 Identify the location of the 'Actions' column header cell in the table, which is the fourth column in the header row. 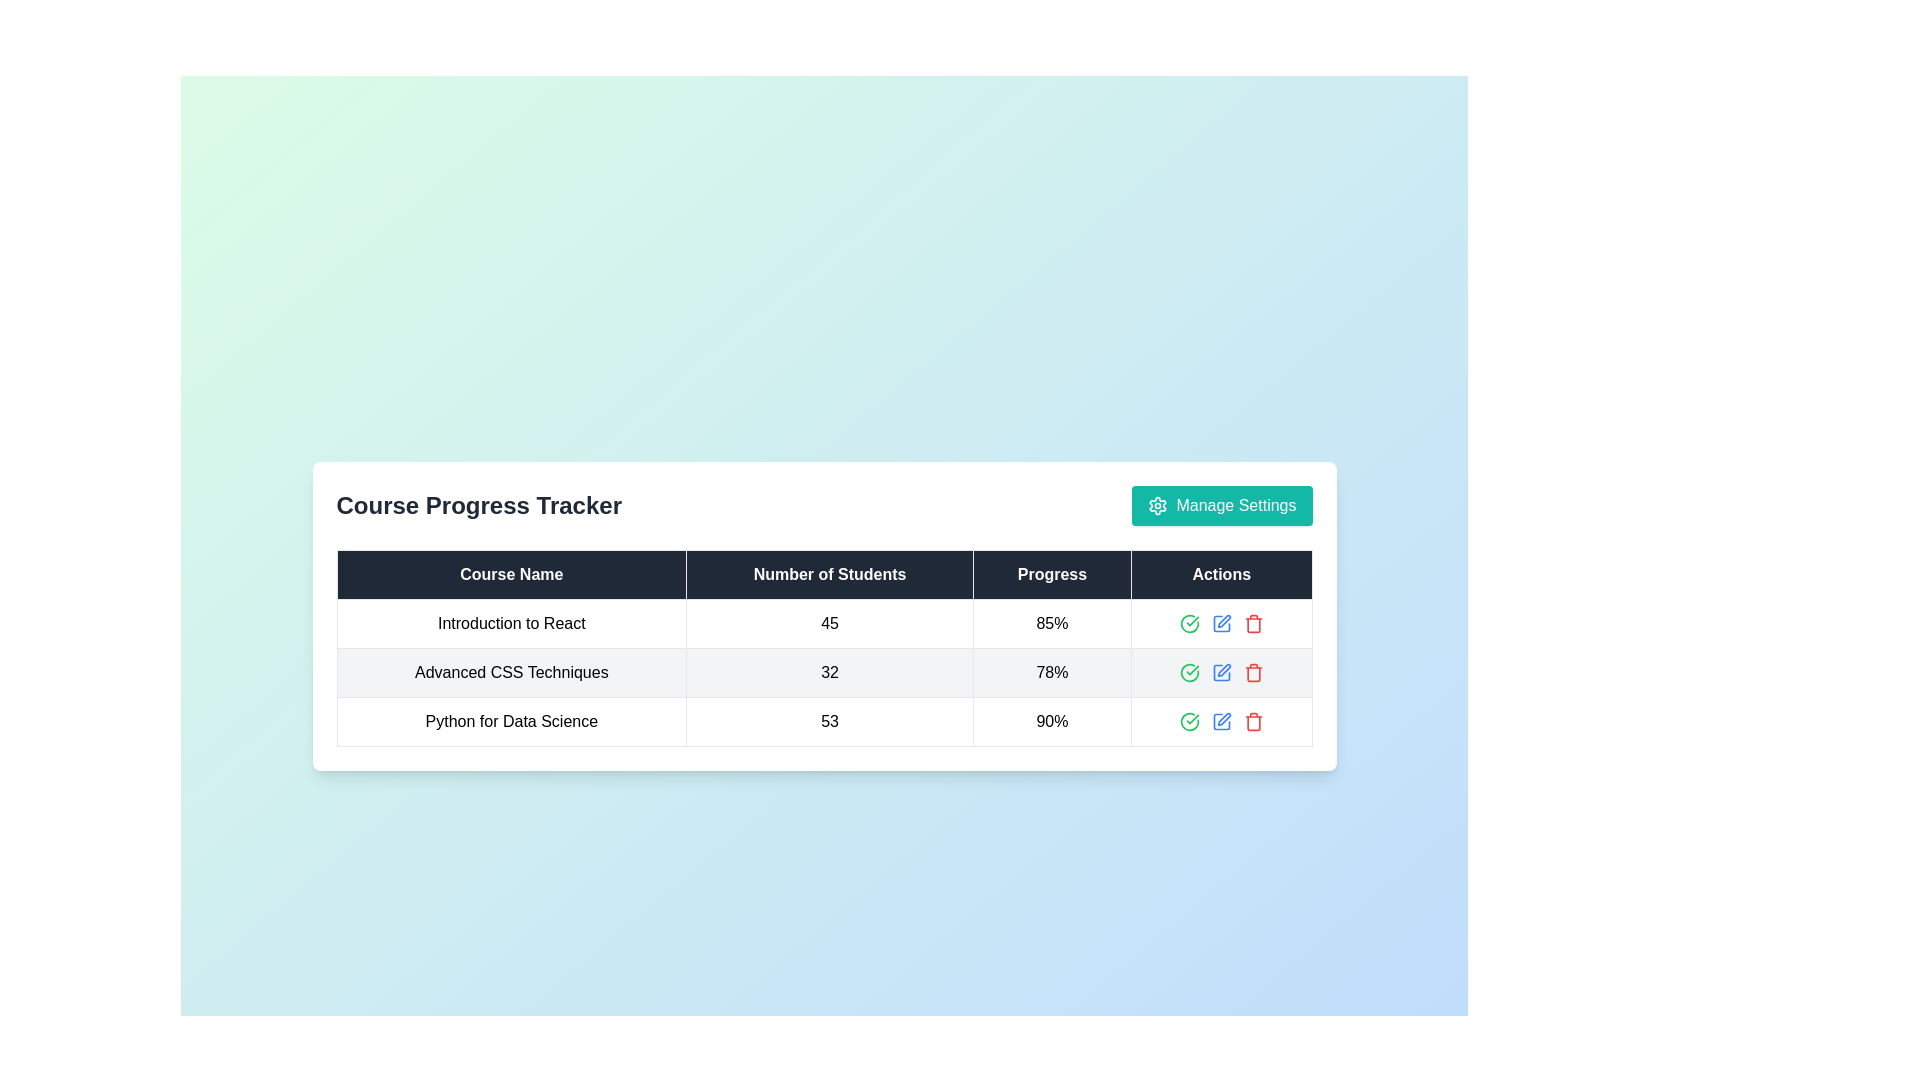
(1220, 574).